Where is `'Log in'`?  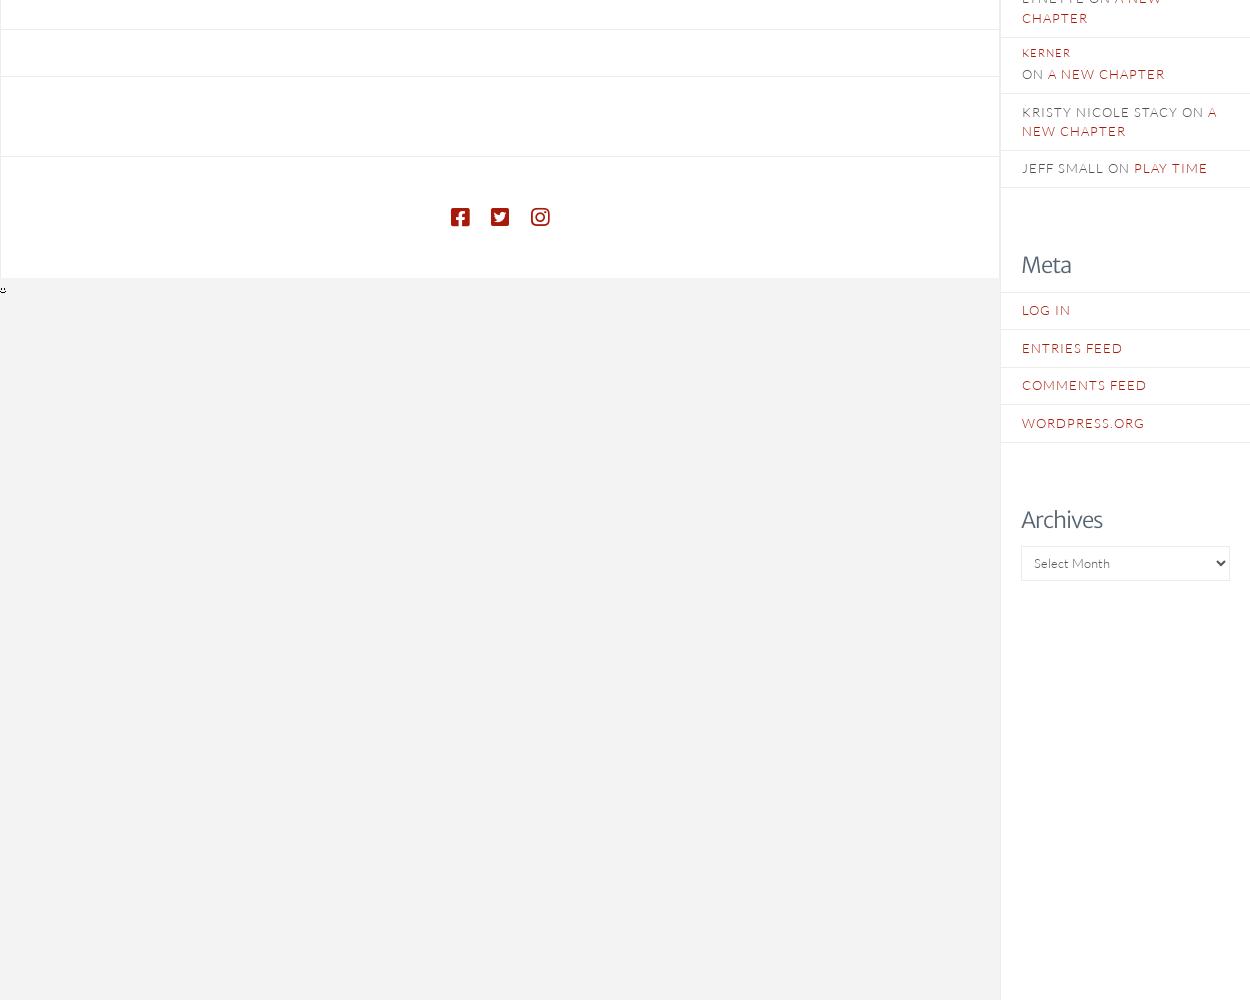
'Log in' is located at coordinates (1046, 310).